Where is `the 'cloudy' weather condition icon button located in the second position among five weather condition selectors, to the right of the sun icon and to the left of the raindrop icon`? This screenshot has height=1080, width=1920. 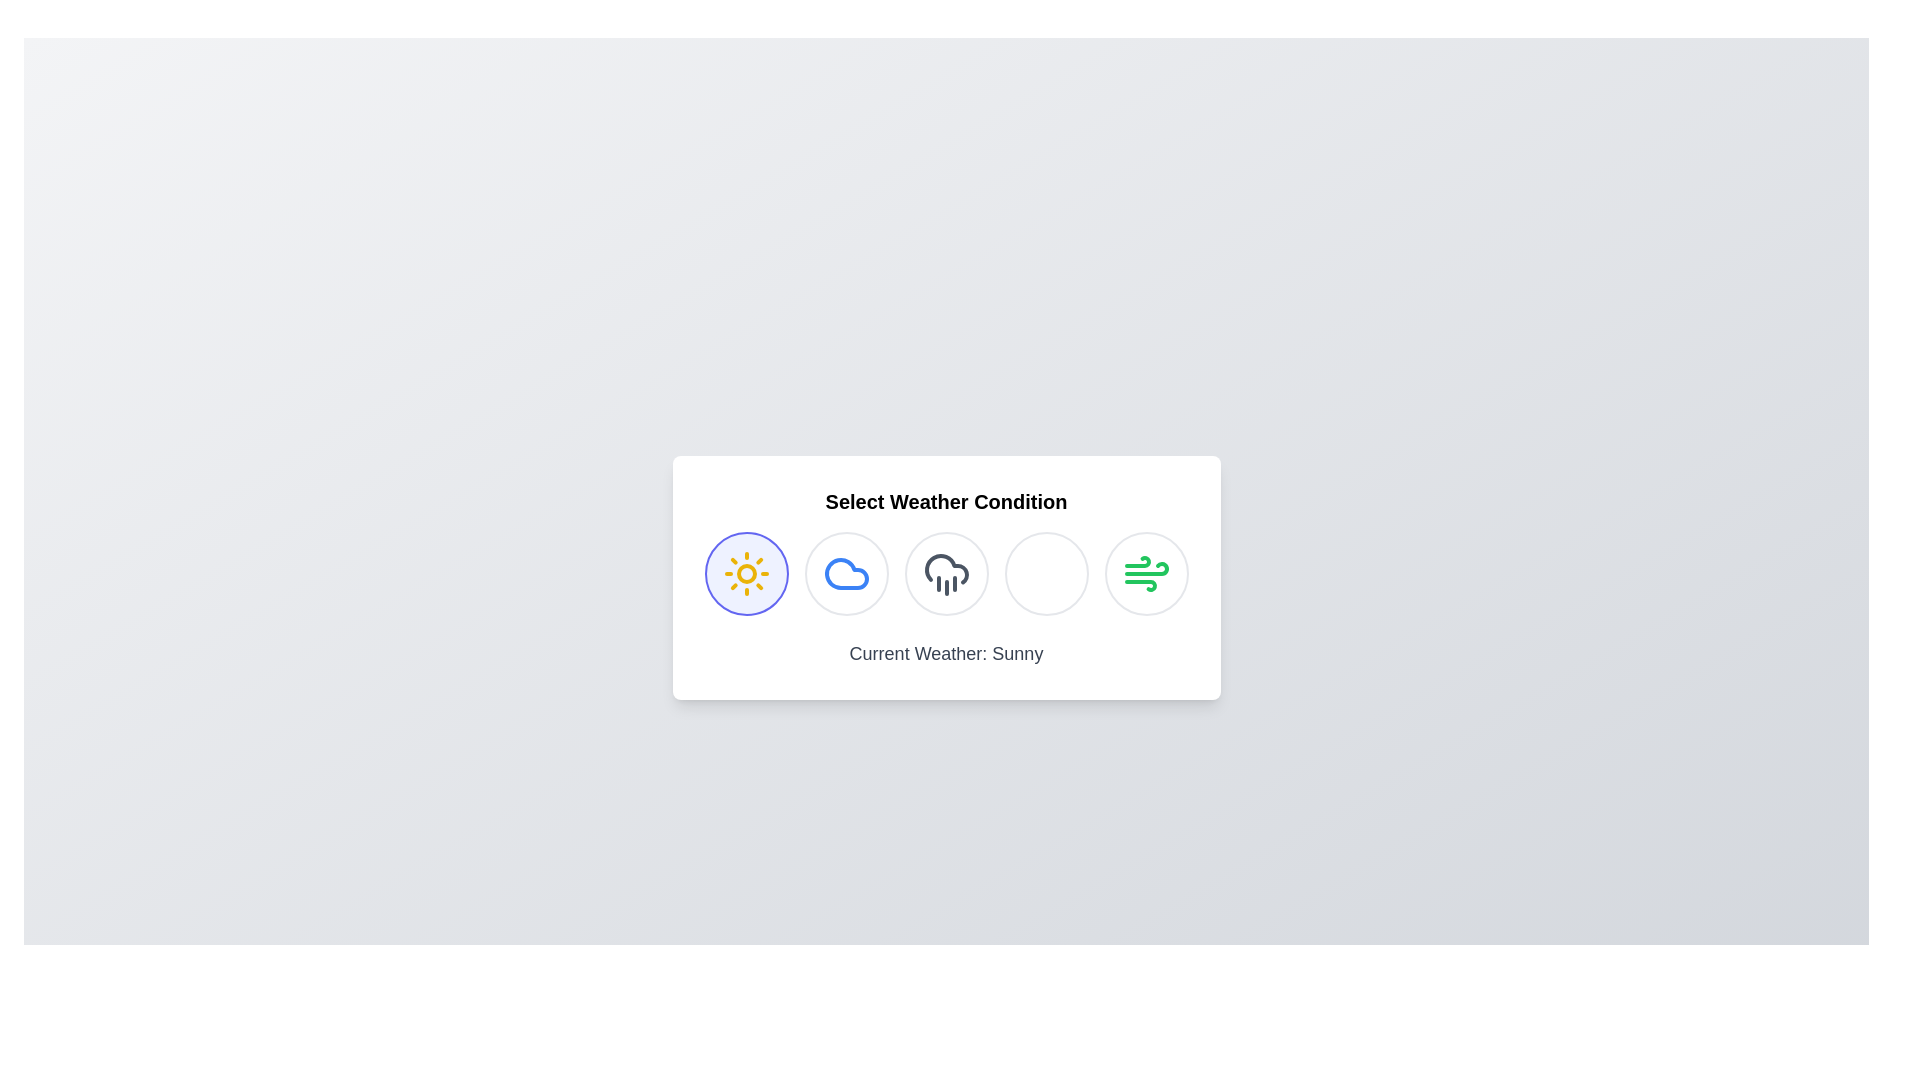
the 'cloudy' weather condition icon button located in the second position among five weather condition selectors, to the right of the sun icon and to the left of the raindrop icon is located at coordinates (846, 574).